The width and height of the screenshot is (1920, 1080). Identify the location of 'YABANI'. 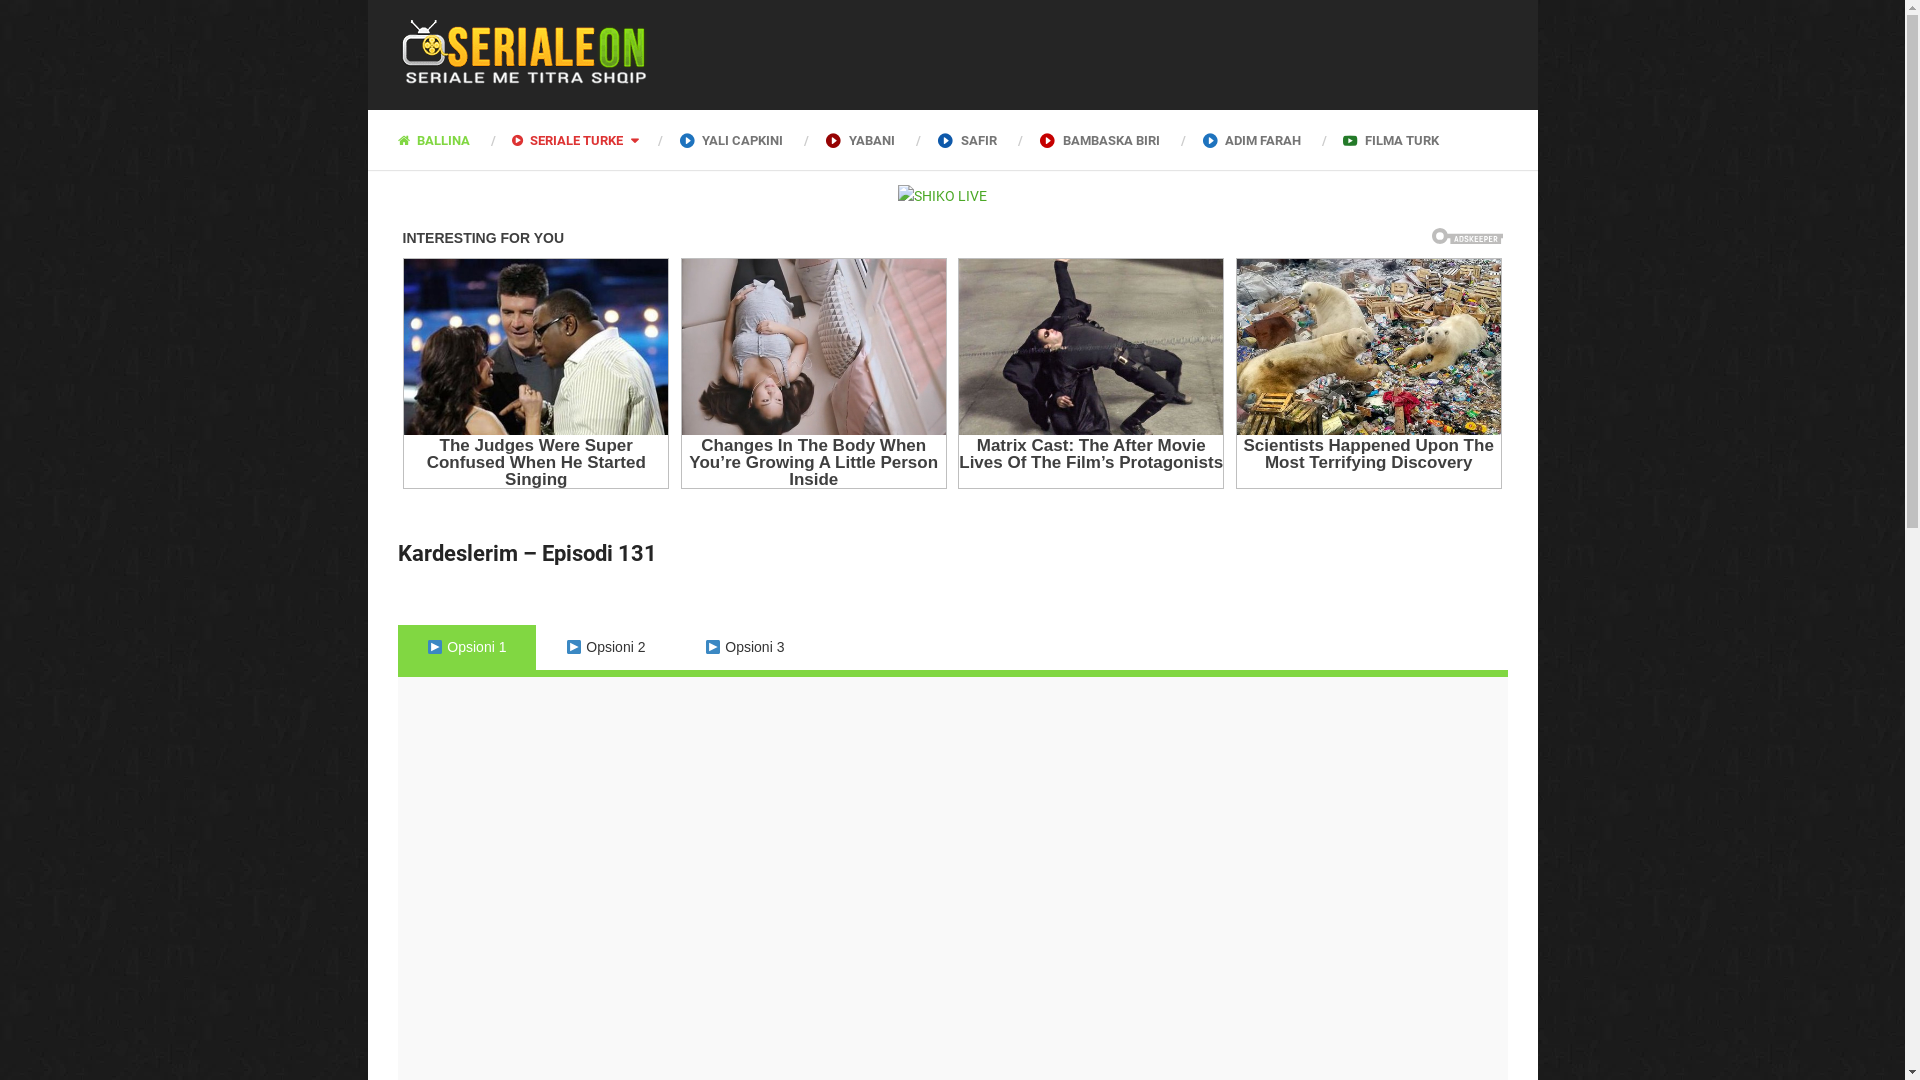
(859, 138).